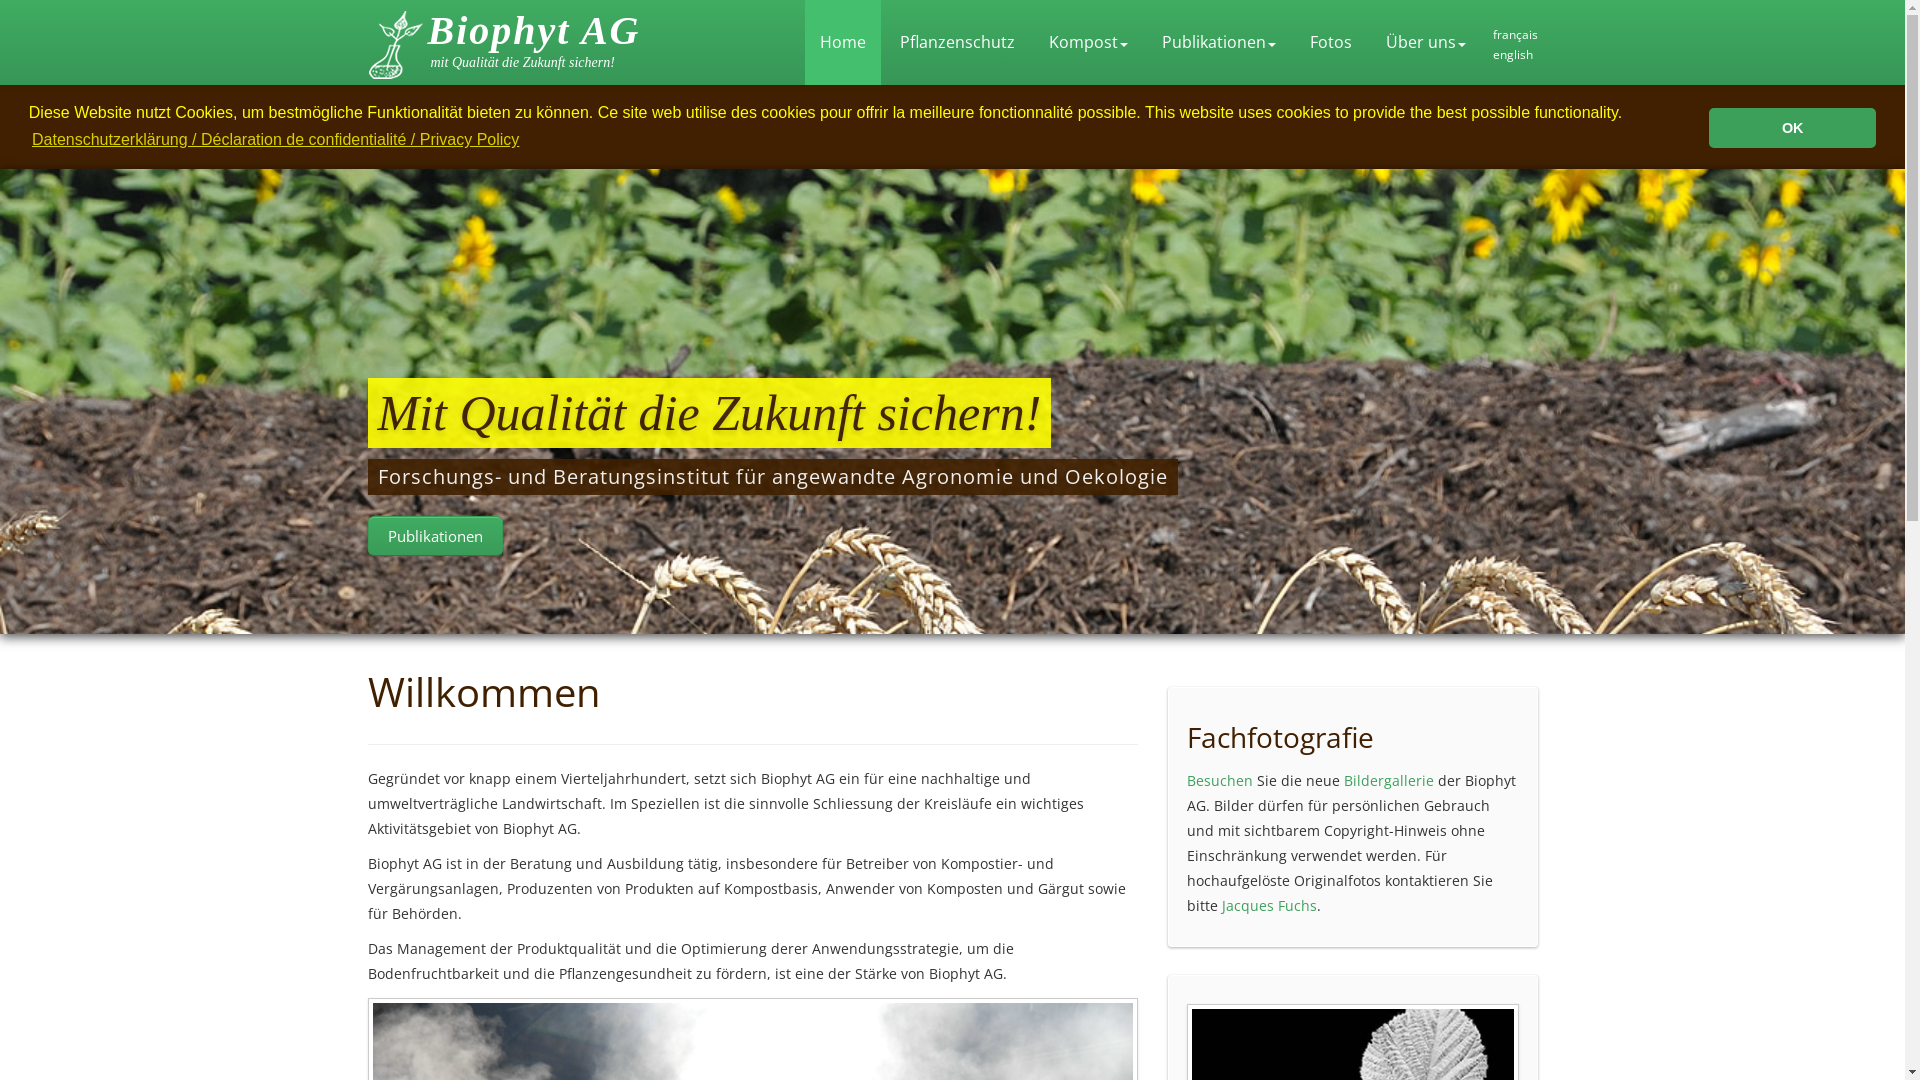 This screenshot has height=1080, width=1920. What do you see at coordinates (841, 42) in the screenshot?
I see `'Home'` at bounding box center [841, 42].